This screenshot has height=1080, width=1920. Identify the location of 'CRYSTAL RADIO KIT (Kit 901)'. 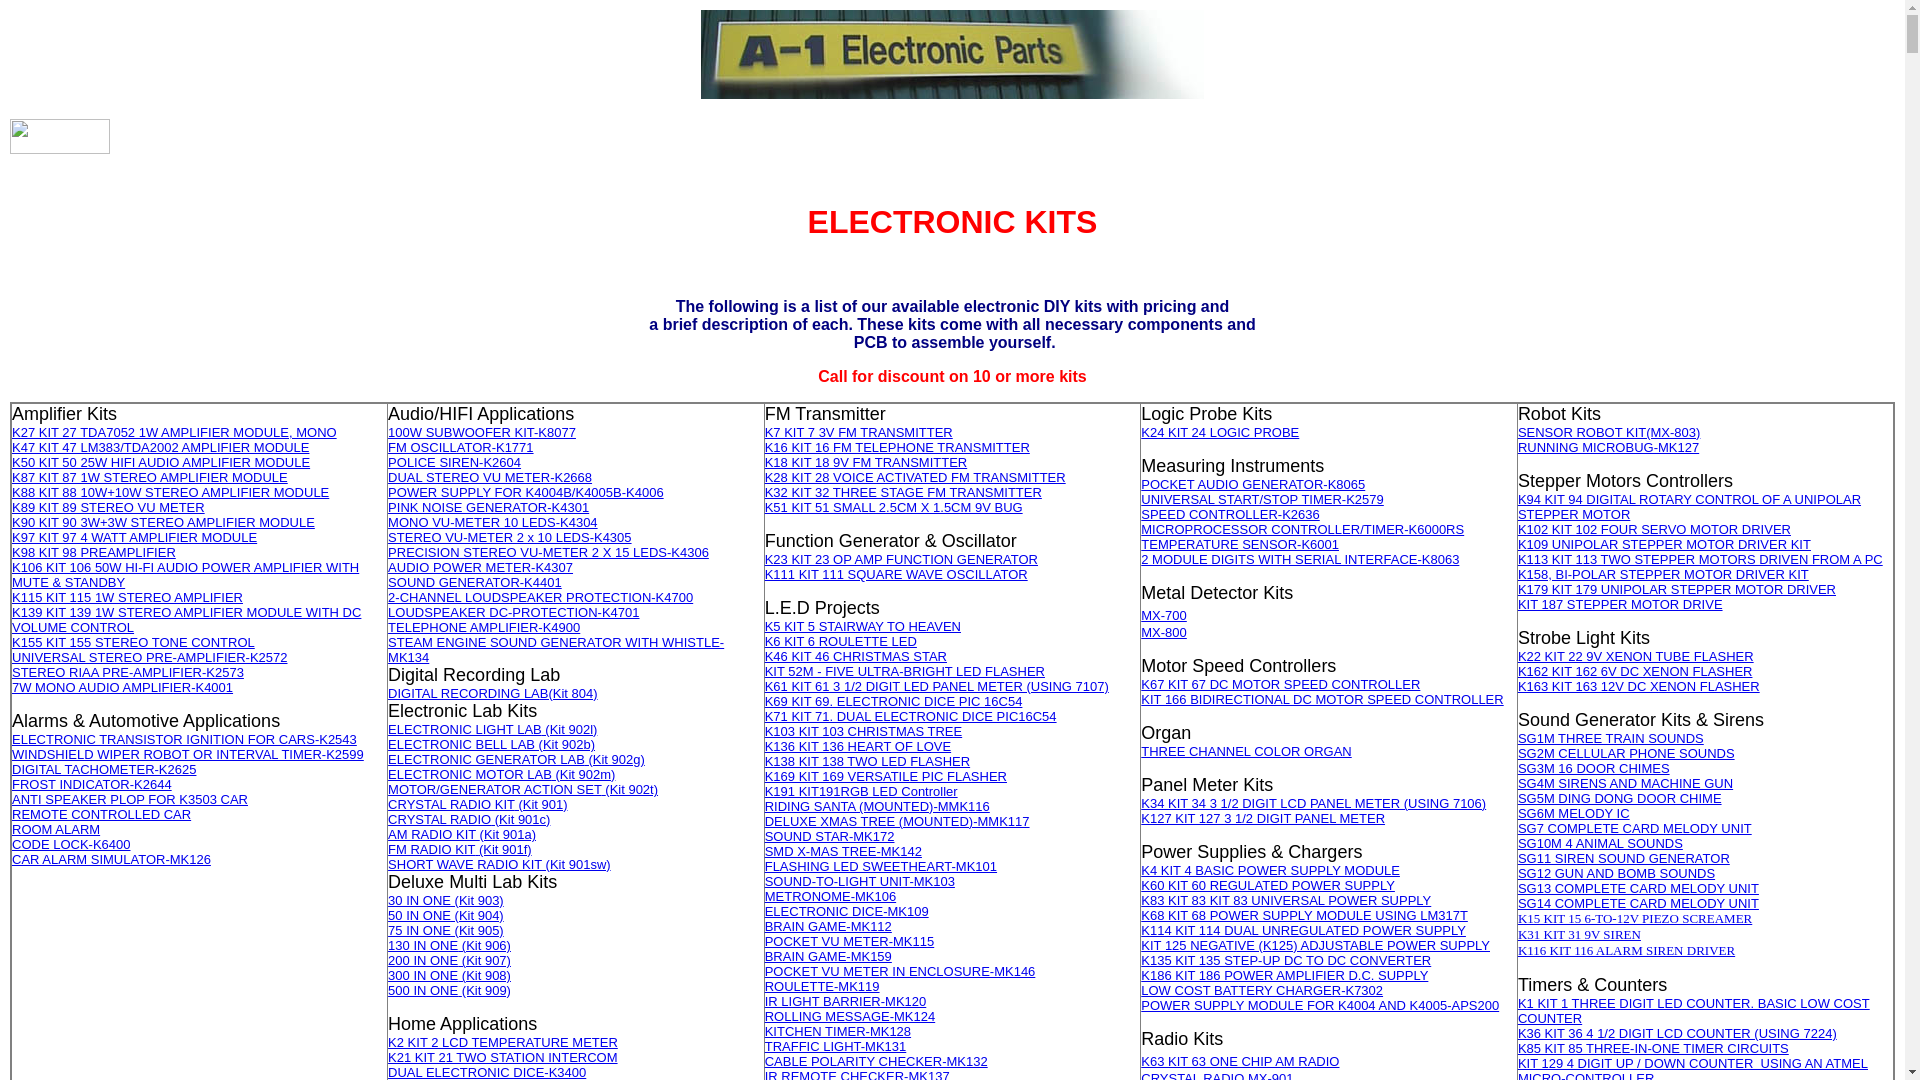
(476, 803).